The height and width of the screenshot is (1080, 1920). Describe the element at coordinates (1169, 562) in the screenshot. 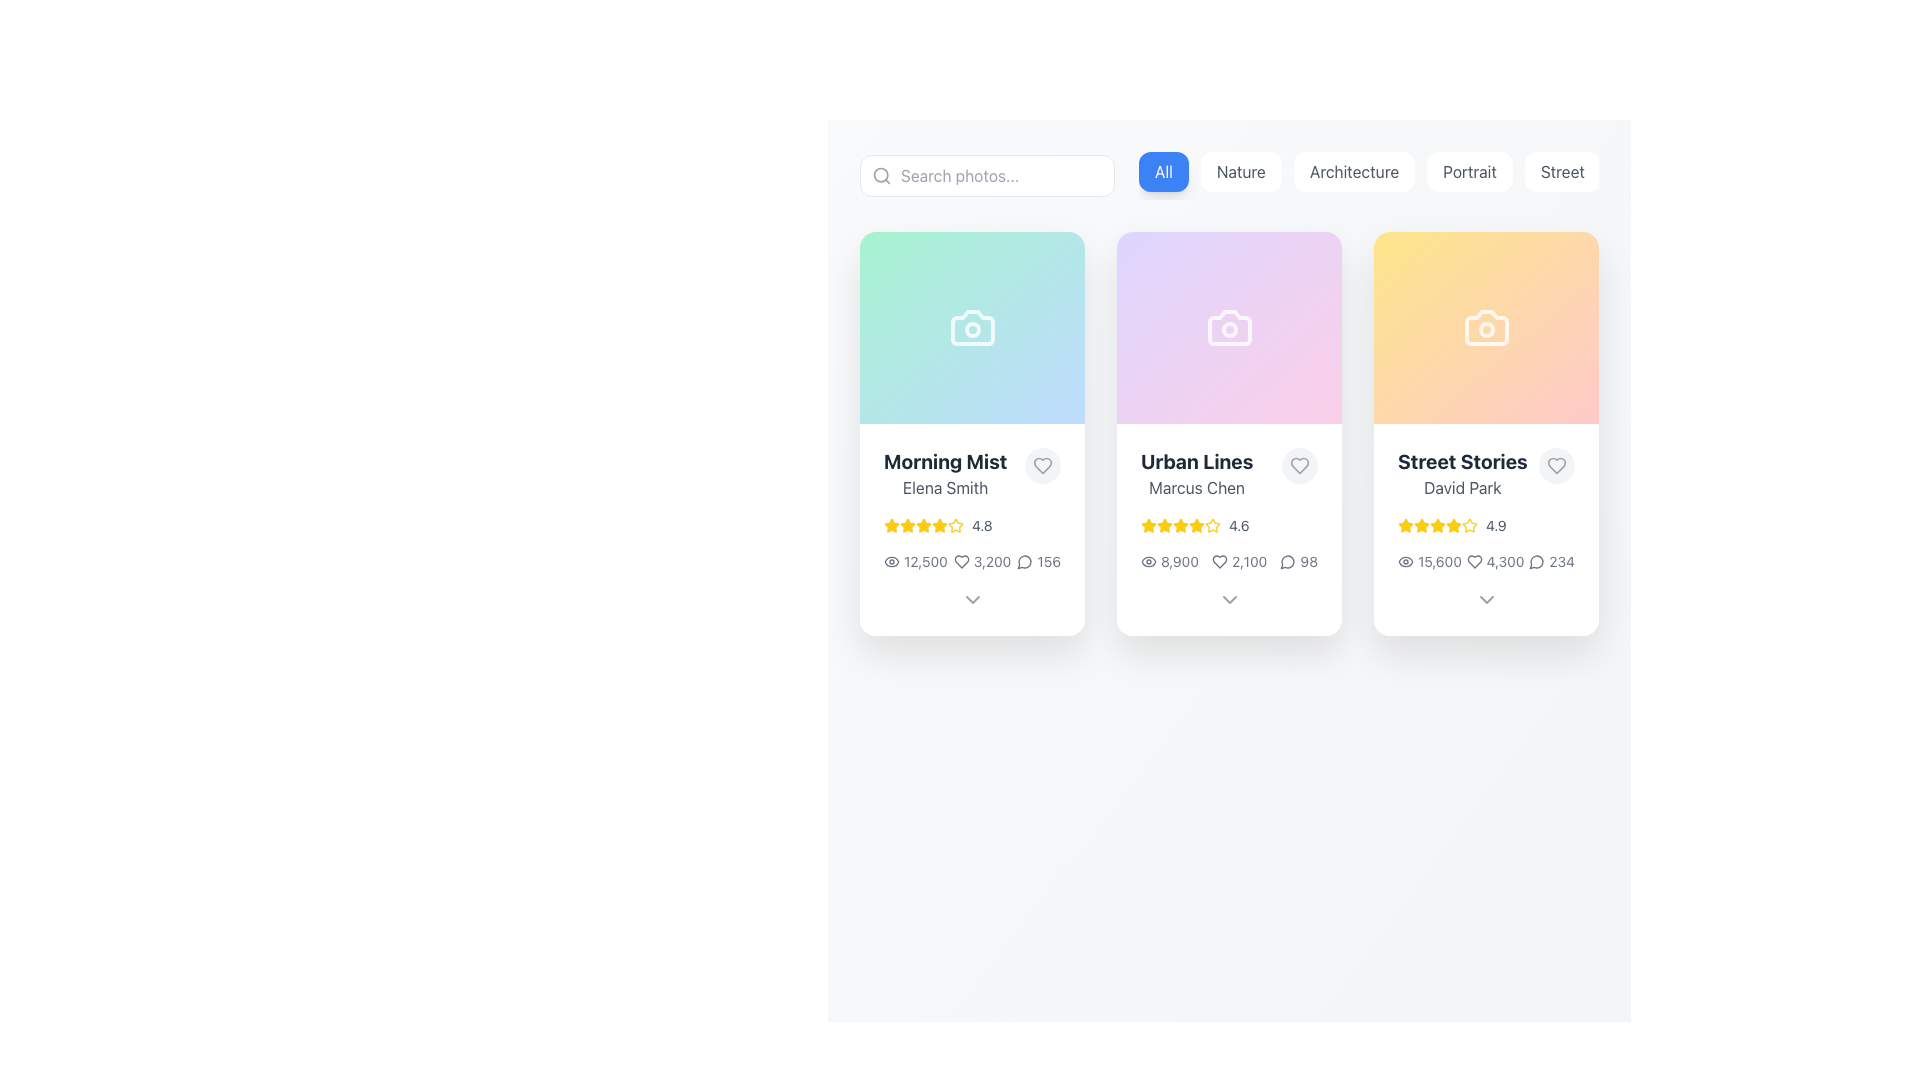

I see `the displayed value '8,900' associated with the eye-icon graphic in the statistics section below the 'Urban Lines' card` at that location.